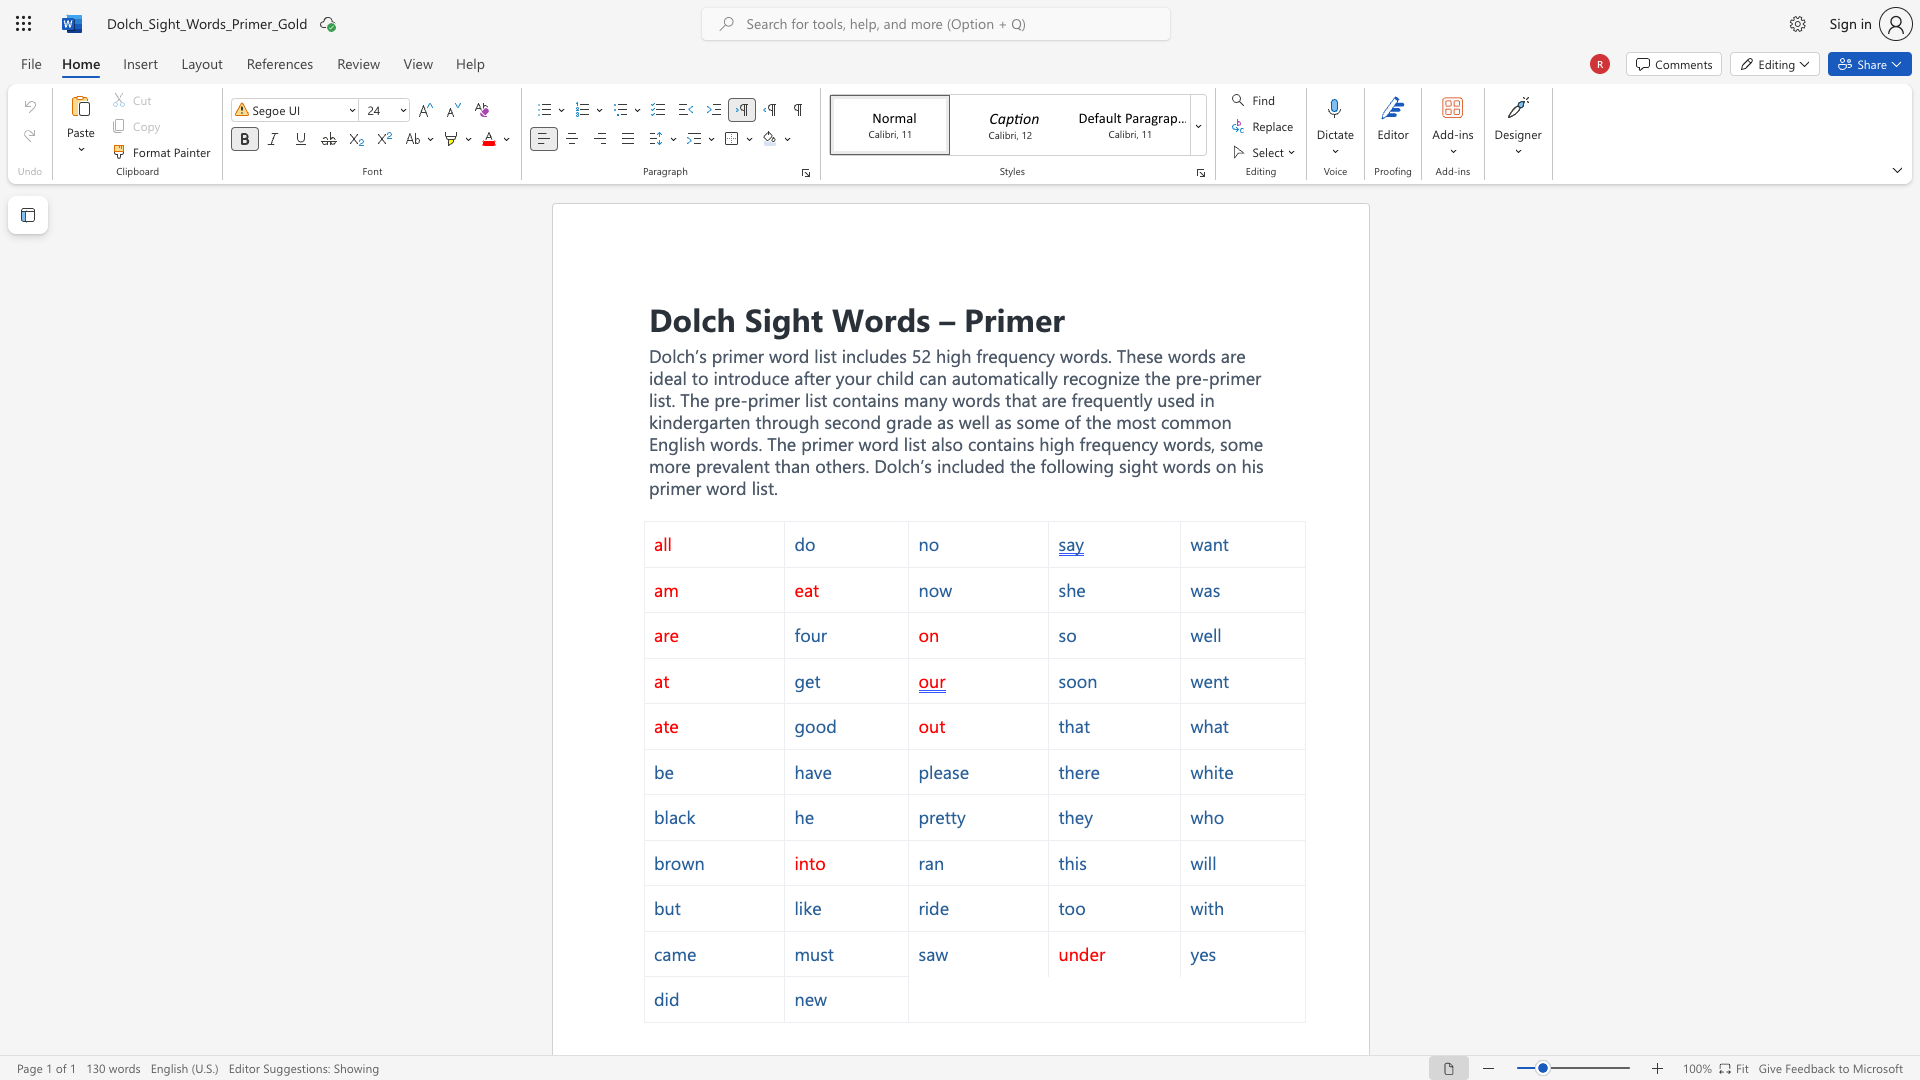 The width and height of the screenshot is (1920, 1080). Describe the element at coordinates (668, 442) in the screenshot. I see `the subset text "glish words. The" within the text "used in kindergarten through second grade as well as some of the most common English words. The primer word list also"` at that location.